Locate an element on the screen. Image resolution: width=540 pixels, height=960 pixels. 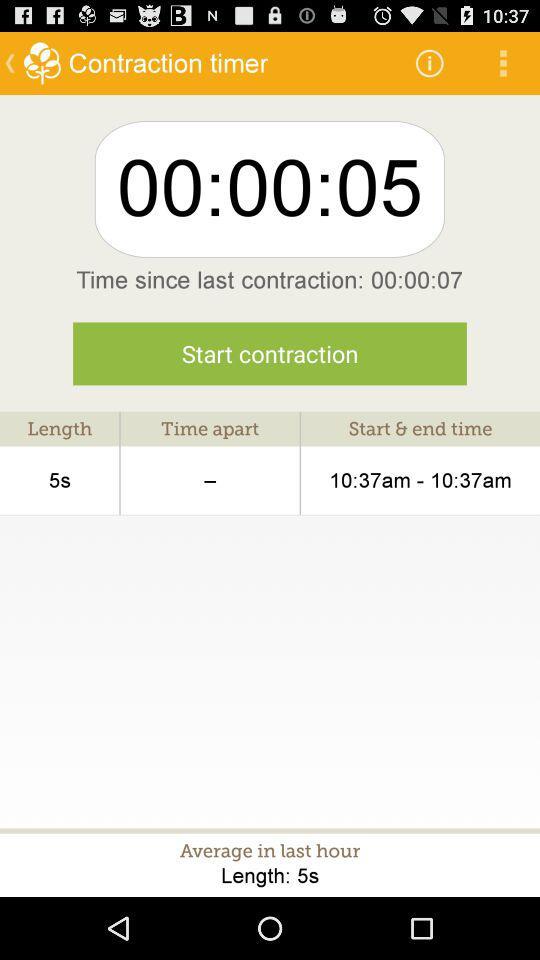
the icon to the right of the time apart is located at coordinates (419, 480).